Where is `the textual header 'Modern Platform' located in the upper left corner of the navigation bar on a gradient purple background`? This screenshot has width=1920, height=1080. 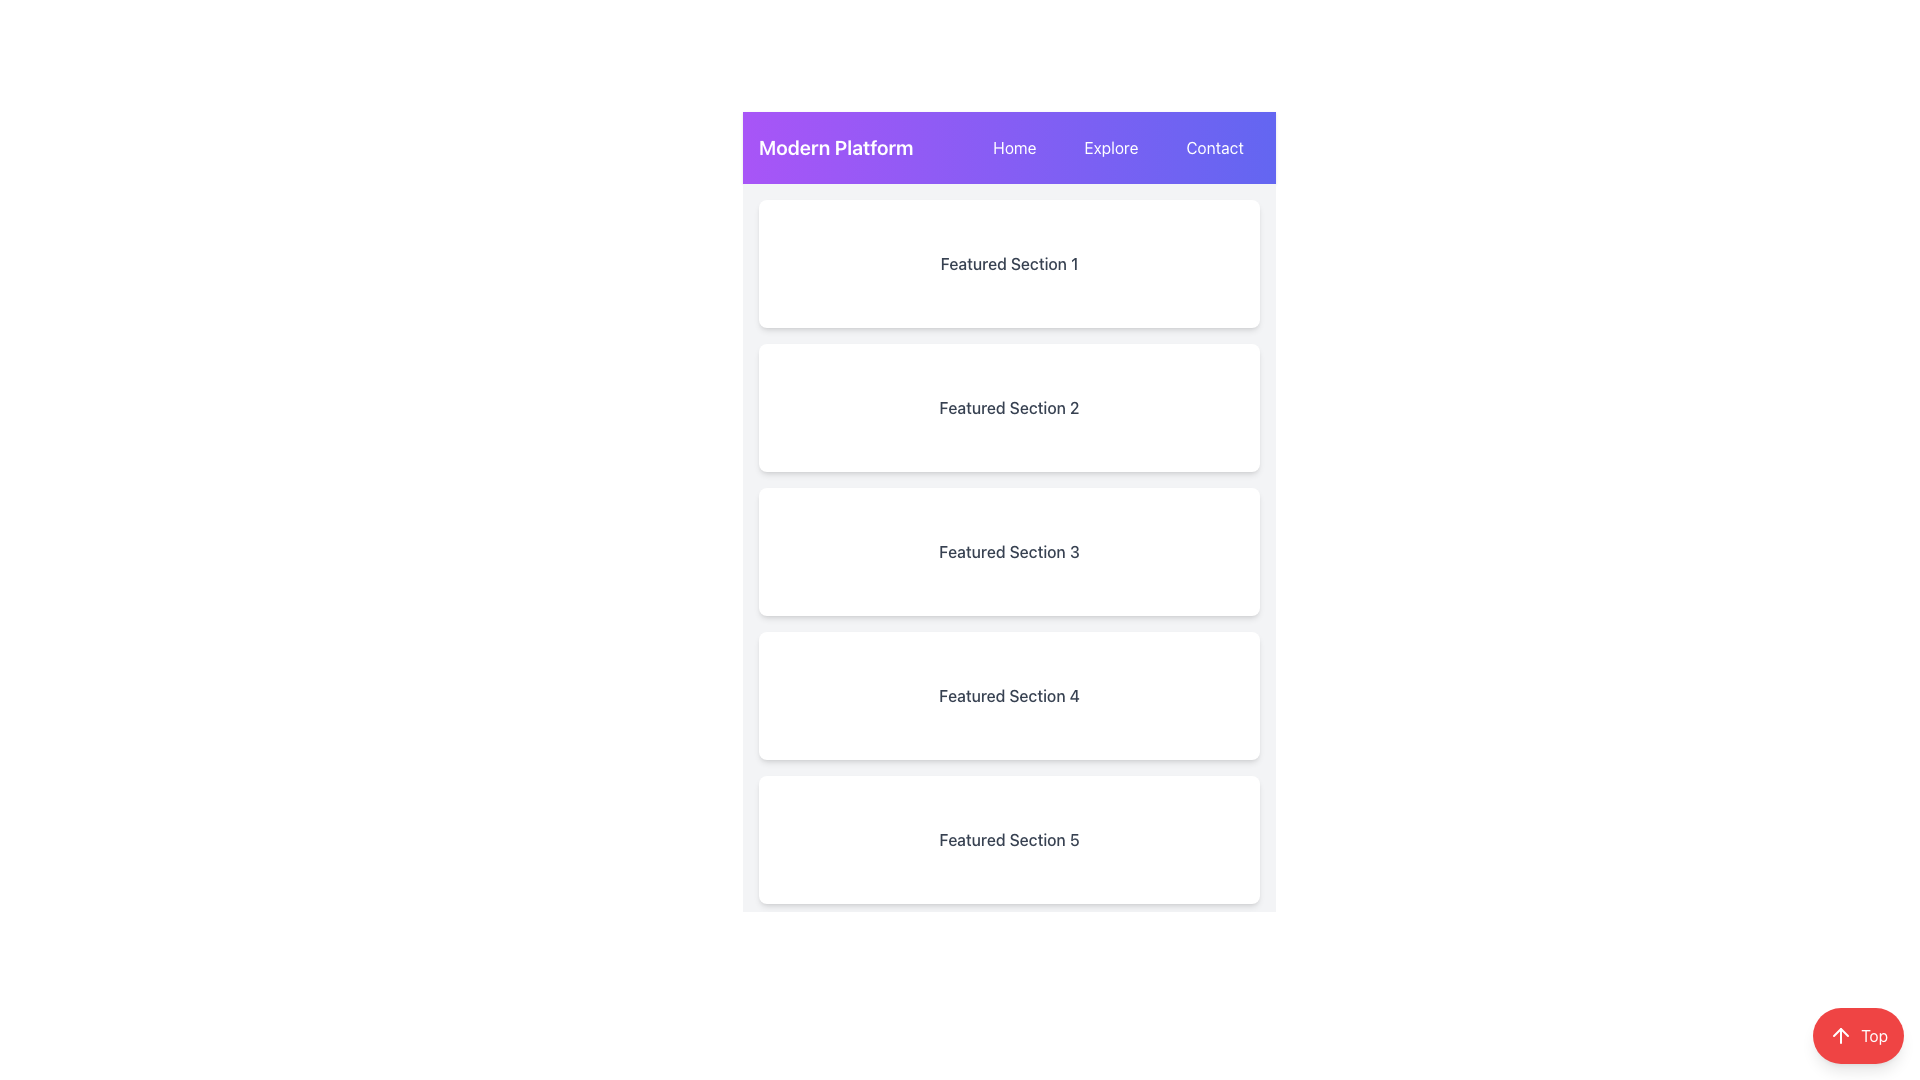
the textual header 'Modern Platform' located in the upper left corner of the navigation bar on a gradient purple background is located at coordinates (836, 146).